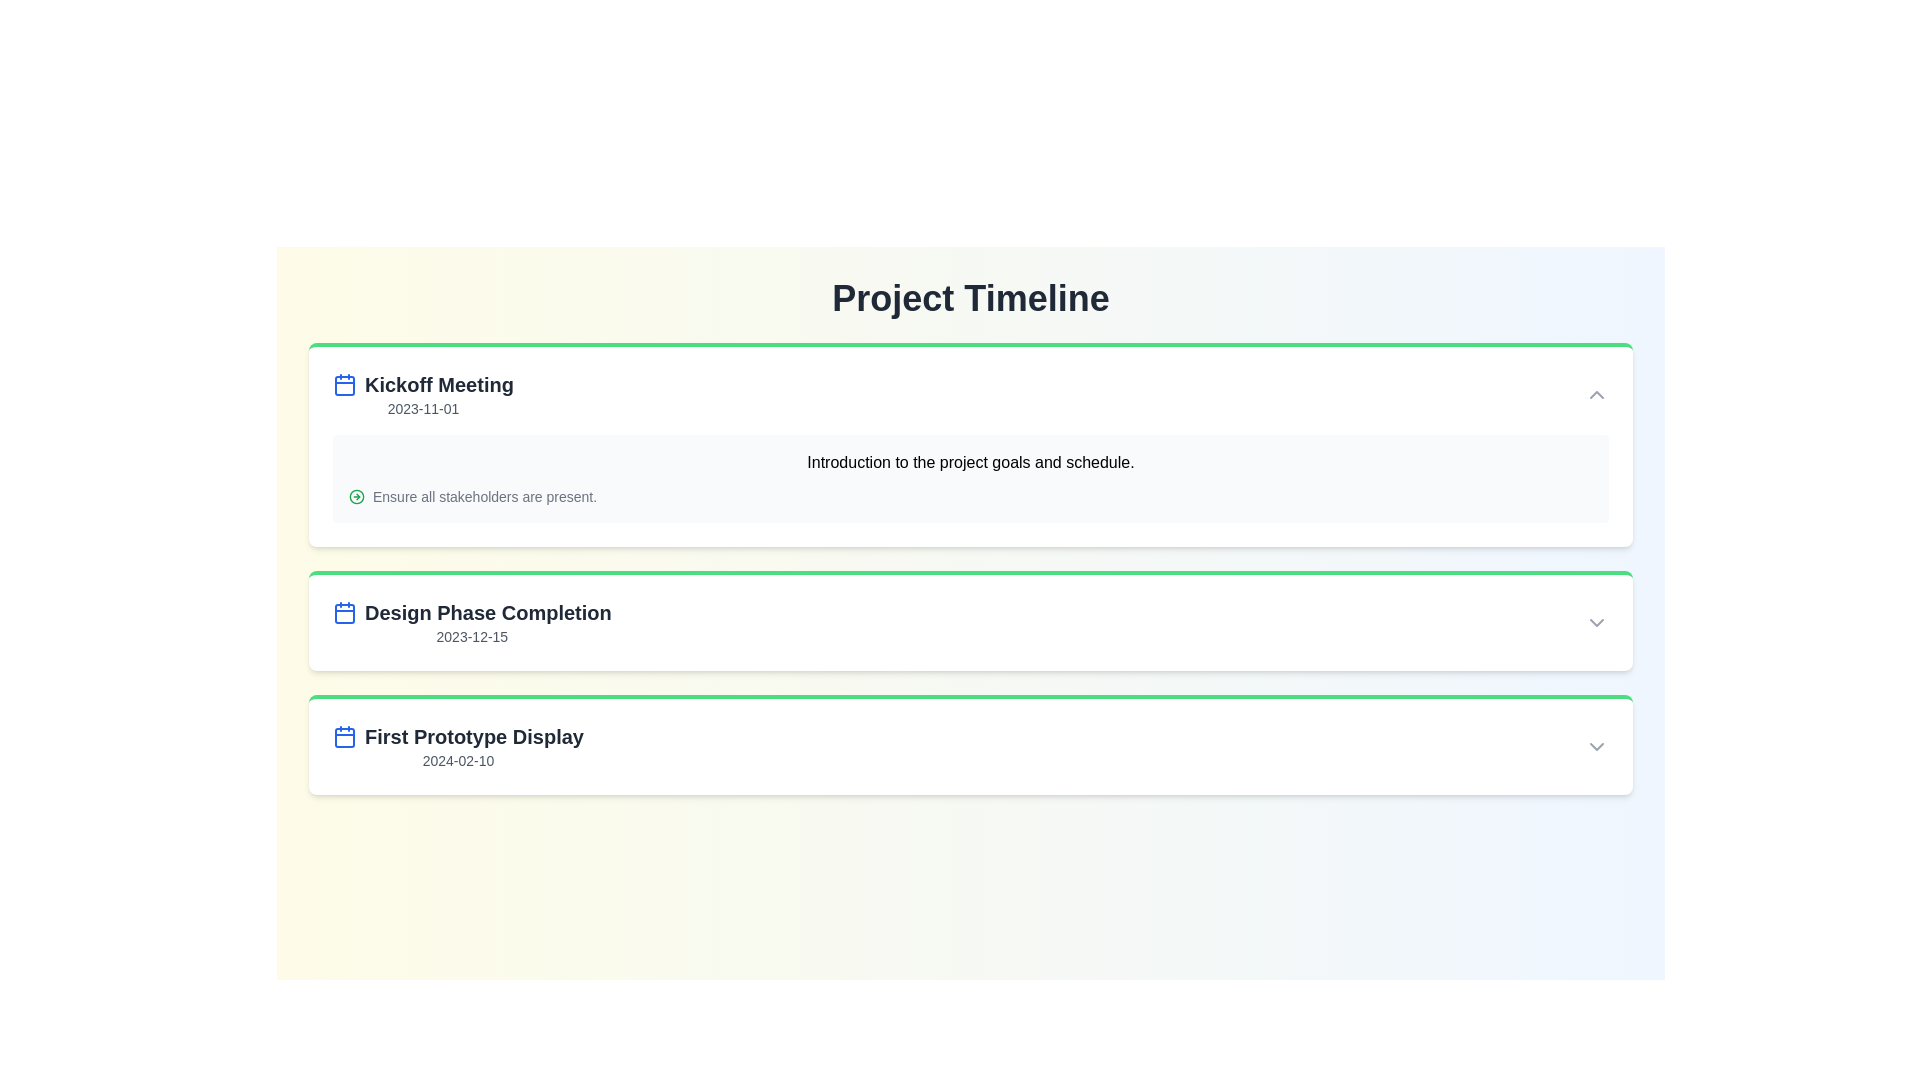 This screenshot has width=1920, height=1080. What do you see at coordinates (1596, 747) in the screenshot?
I see `the downward arrow icon of the dropdown toggle button located on the far right of the row displaying 'First Prototype Display 2024-02-10'` at bounding box center [1596, 747].